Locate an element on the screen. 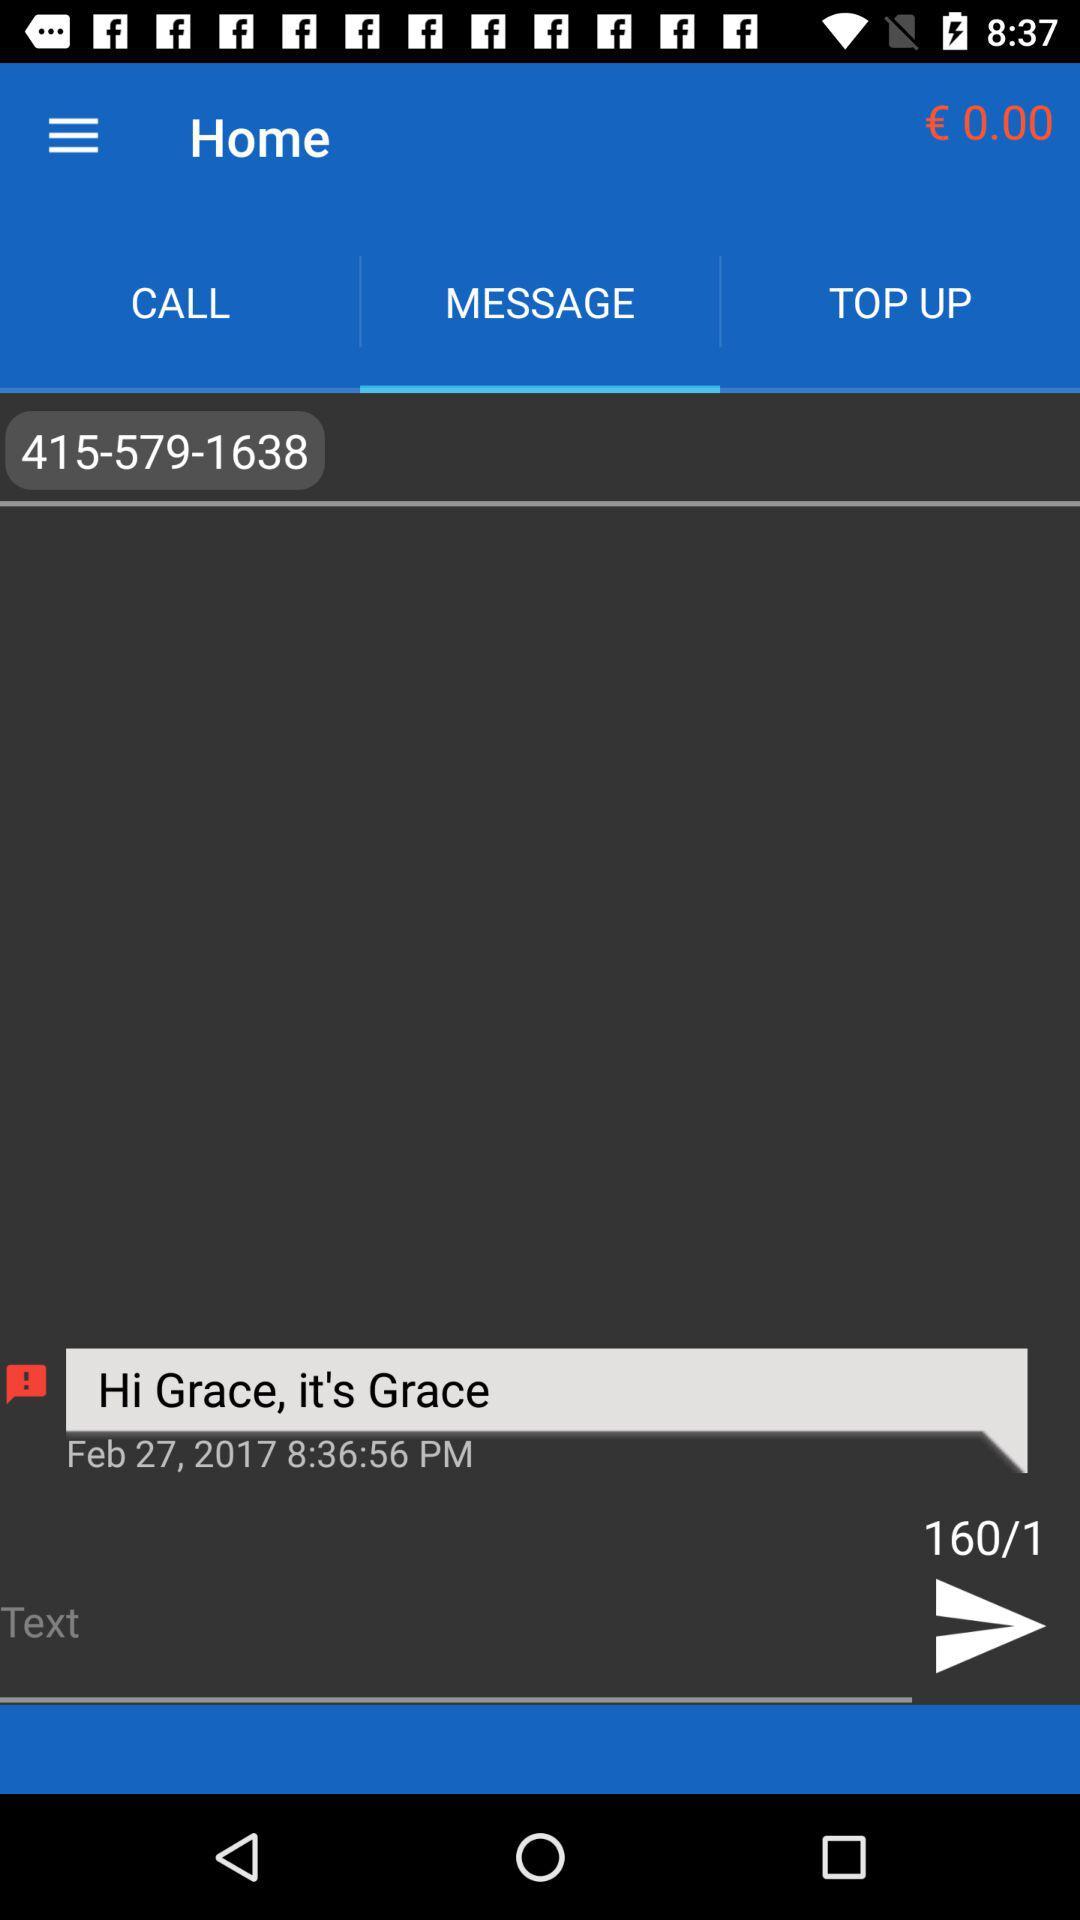 The image size is (1080, 1920). the top up app is located at coordinates (898, 300).